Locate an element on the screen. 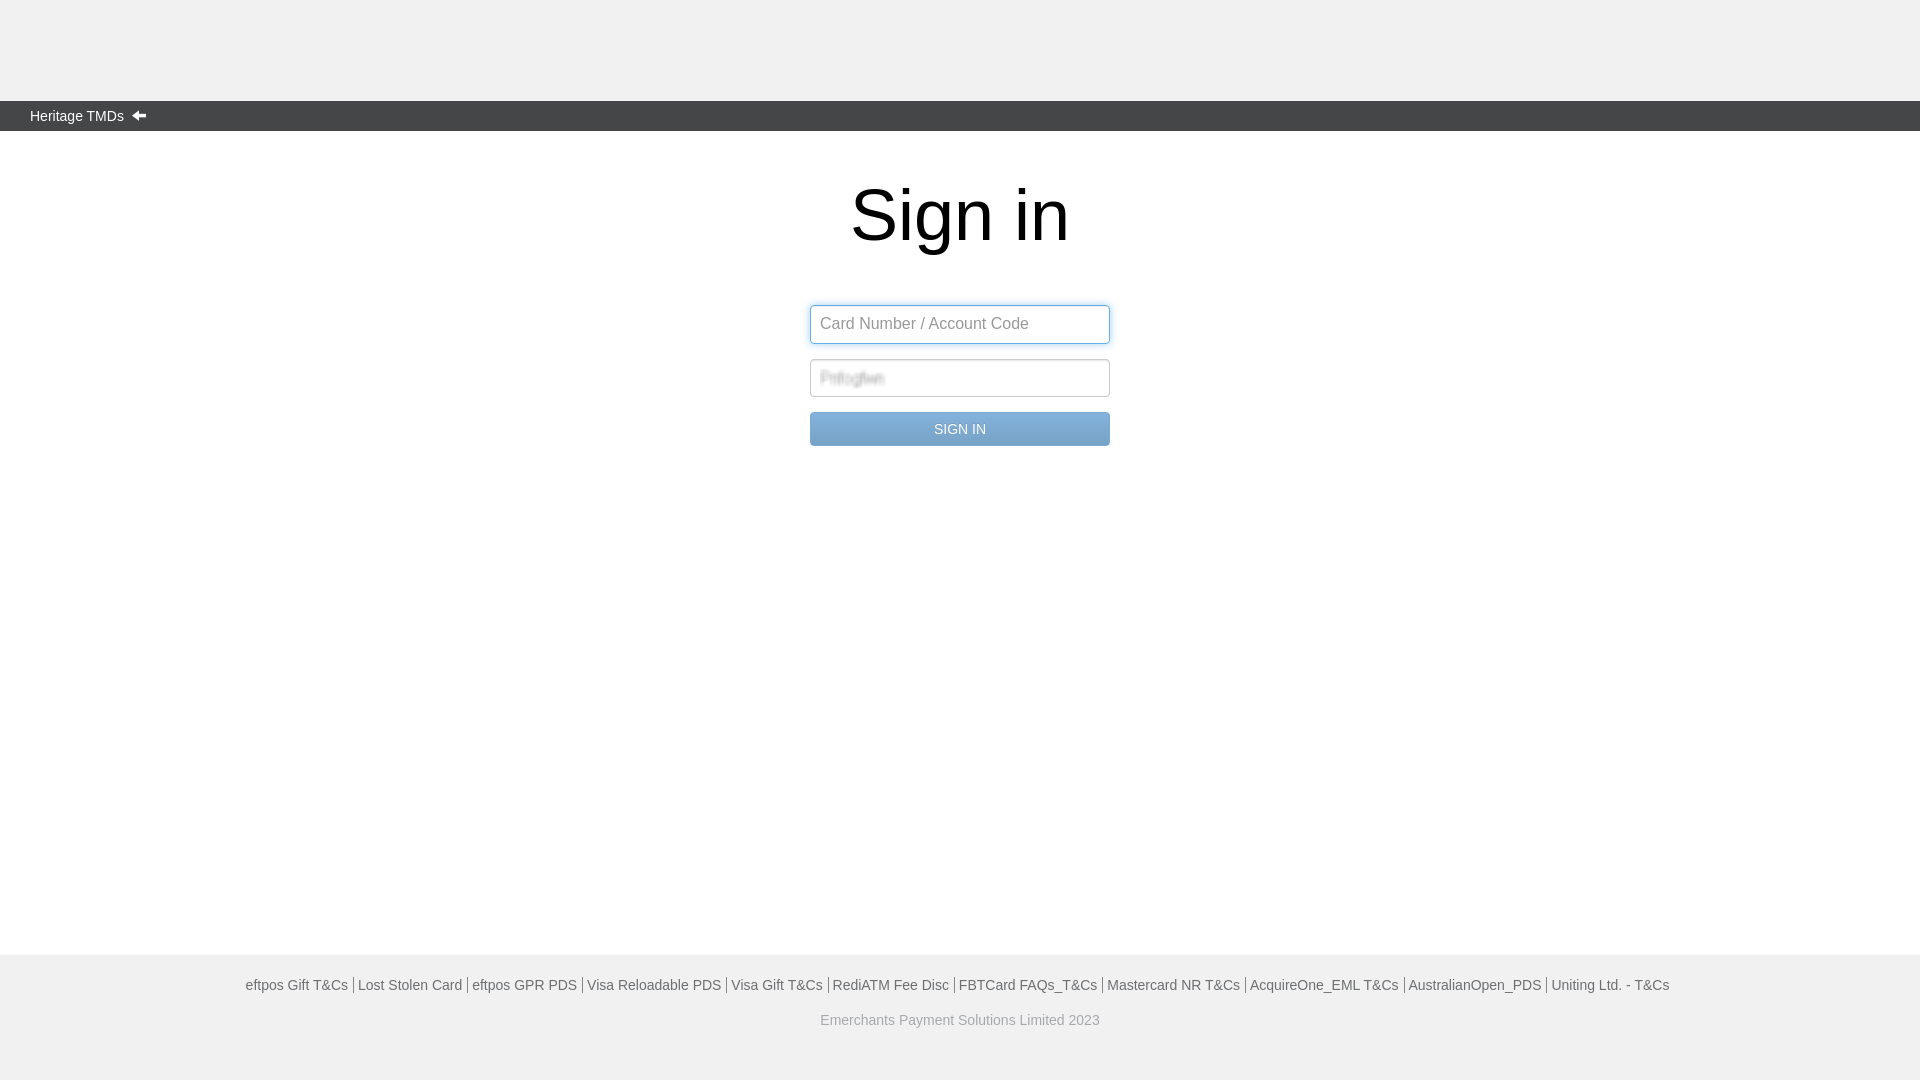  'Visa Reloadable PDS' is located at coordinates (653, 983).